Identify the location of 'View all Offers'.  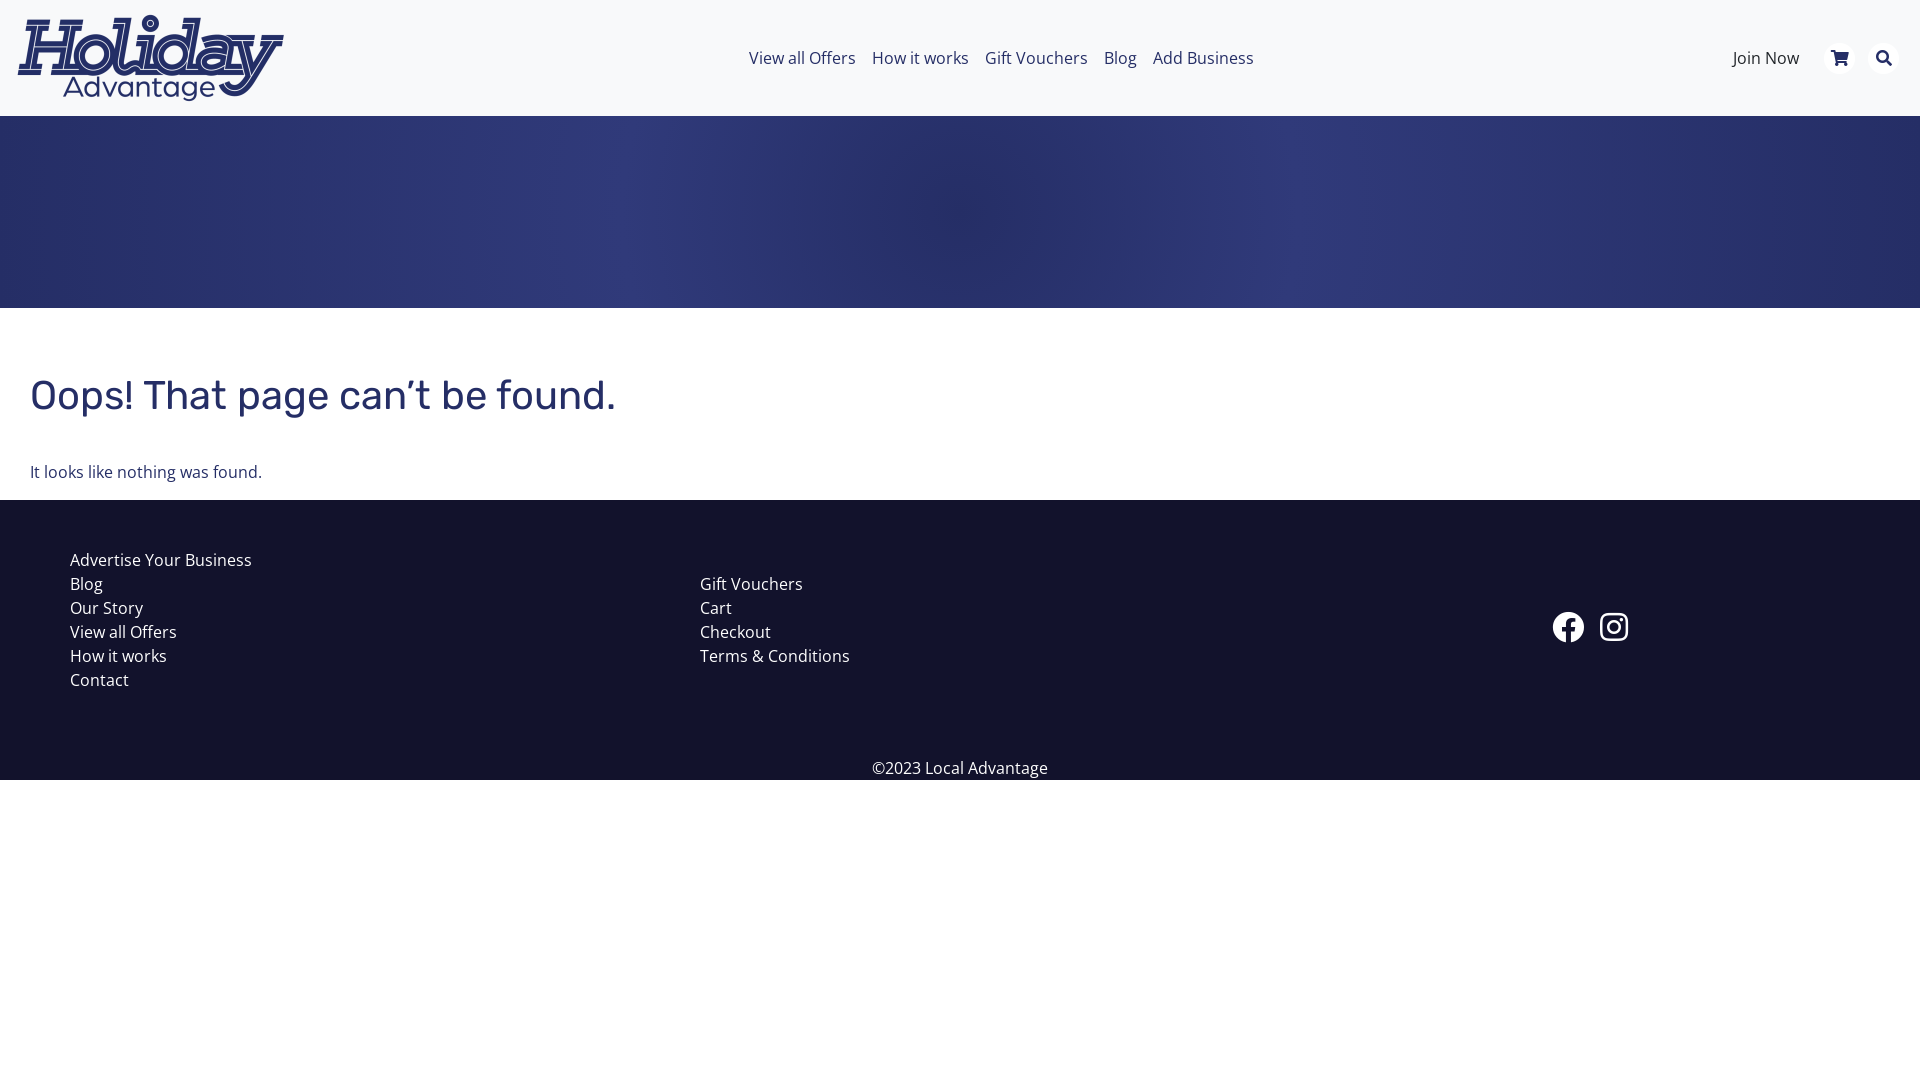
(122, 632).